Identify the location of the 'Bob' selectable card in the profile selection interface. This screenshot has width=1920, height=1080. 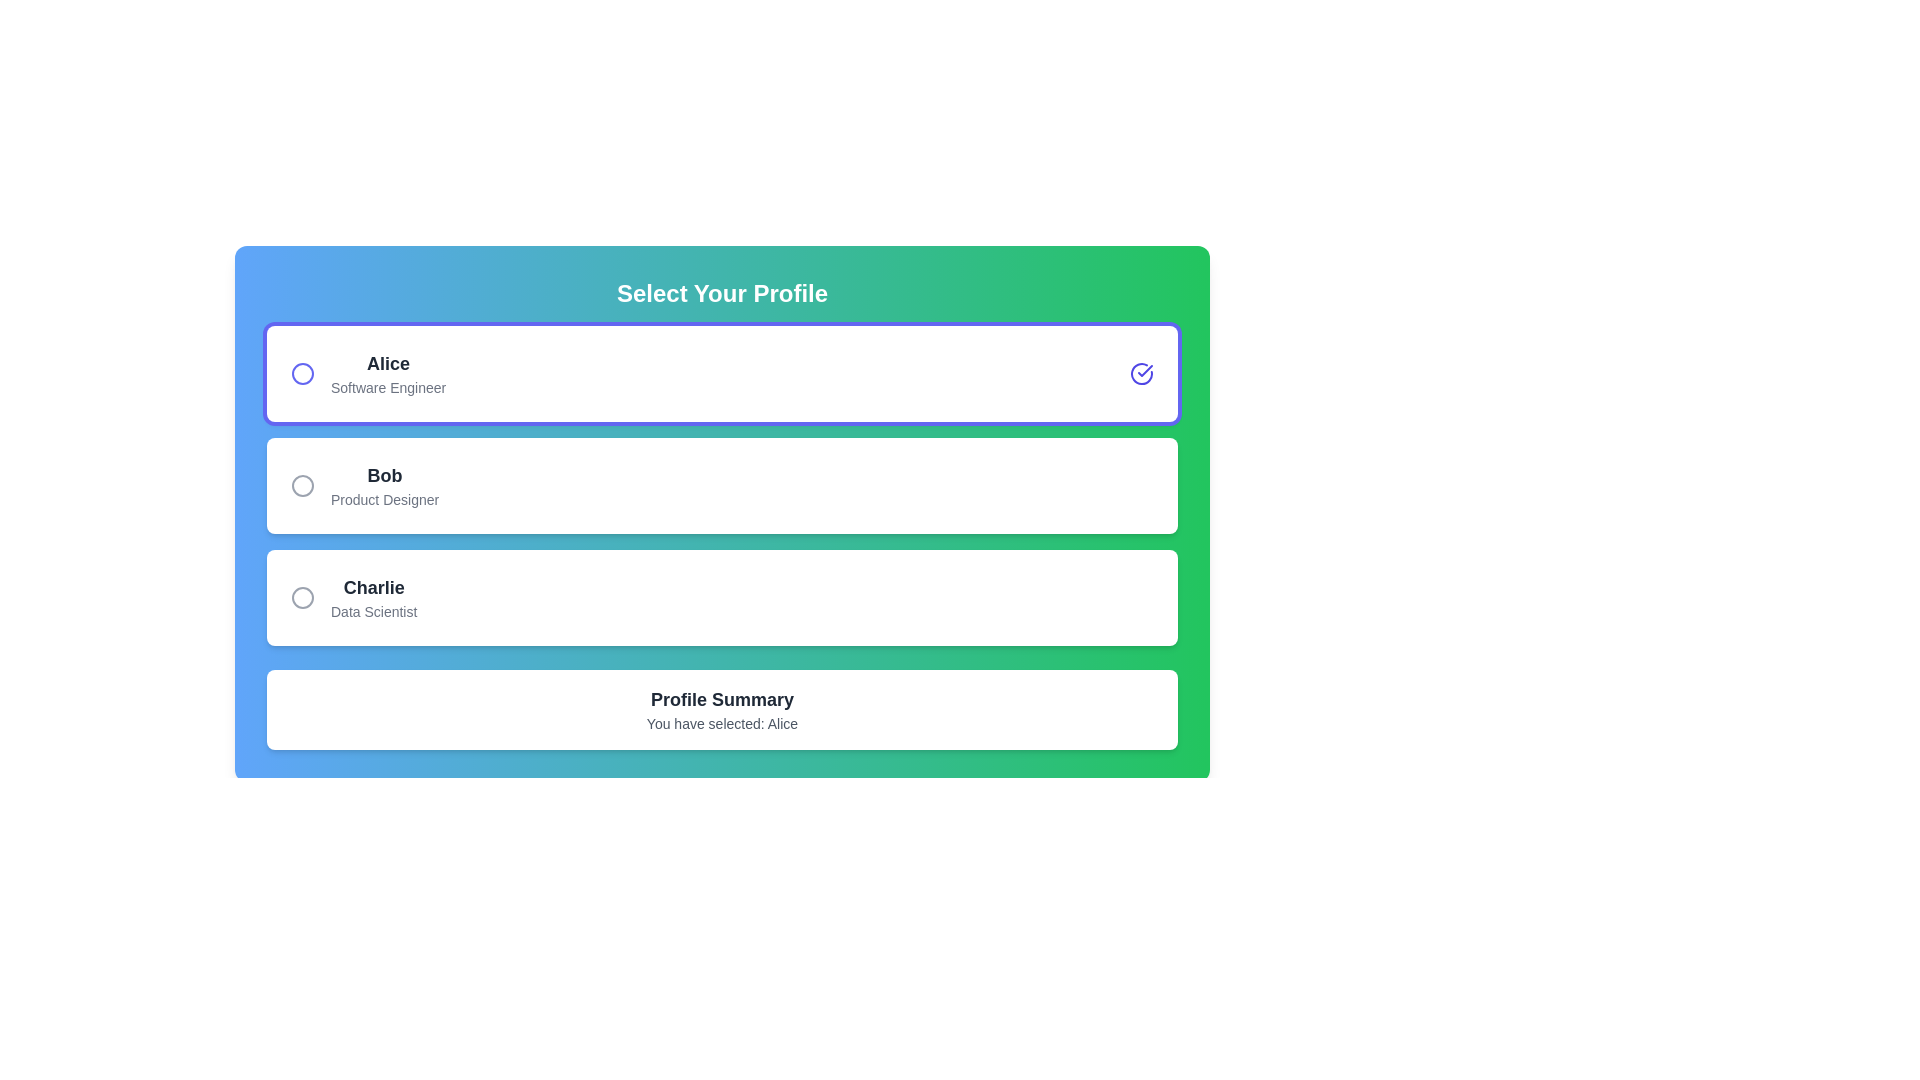
(721, 486).